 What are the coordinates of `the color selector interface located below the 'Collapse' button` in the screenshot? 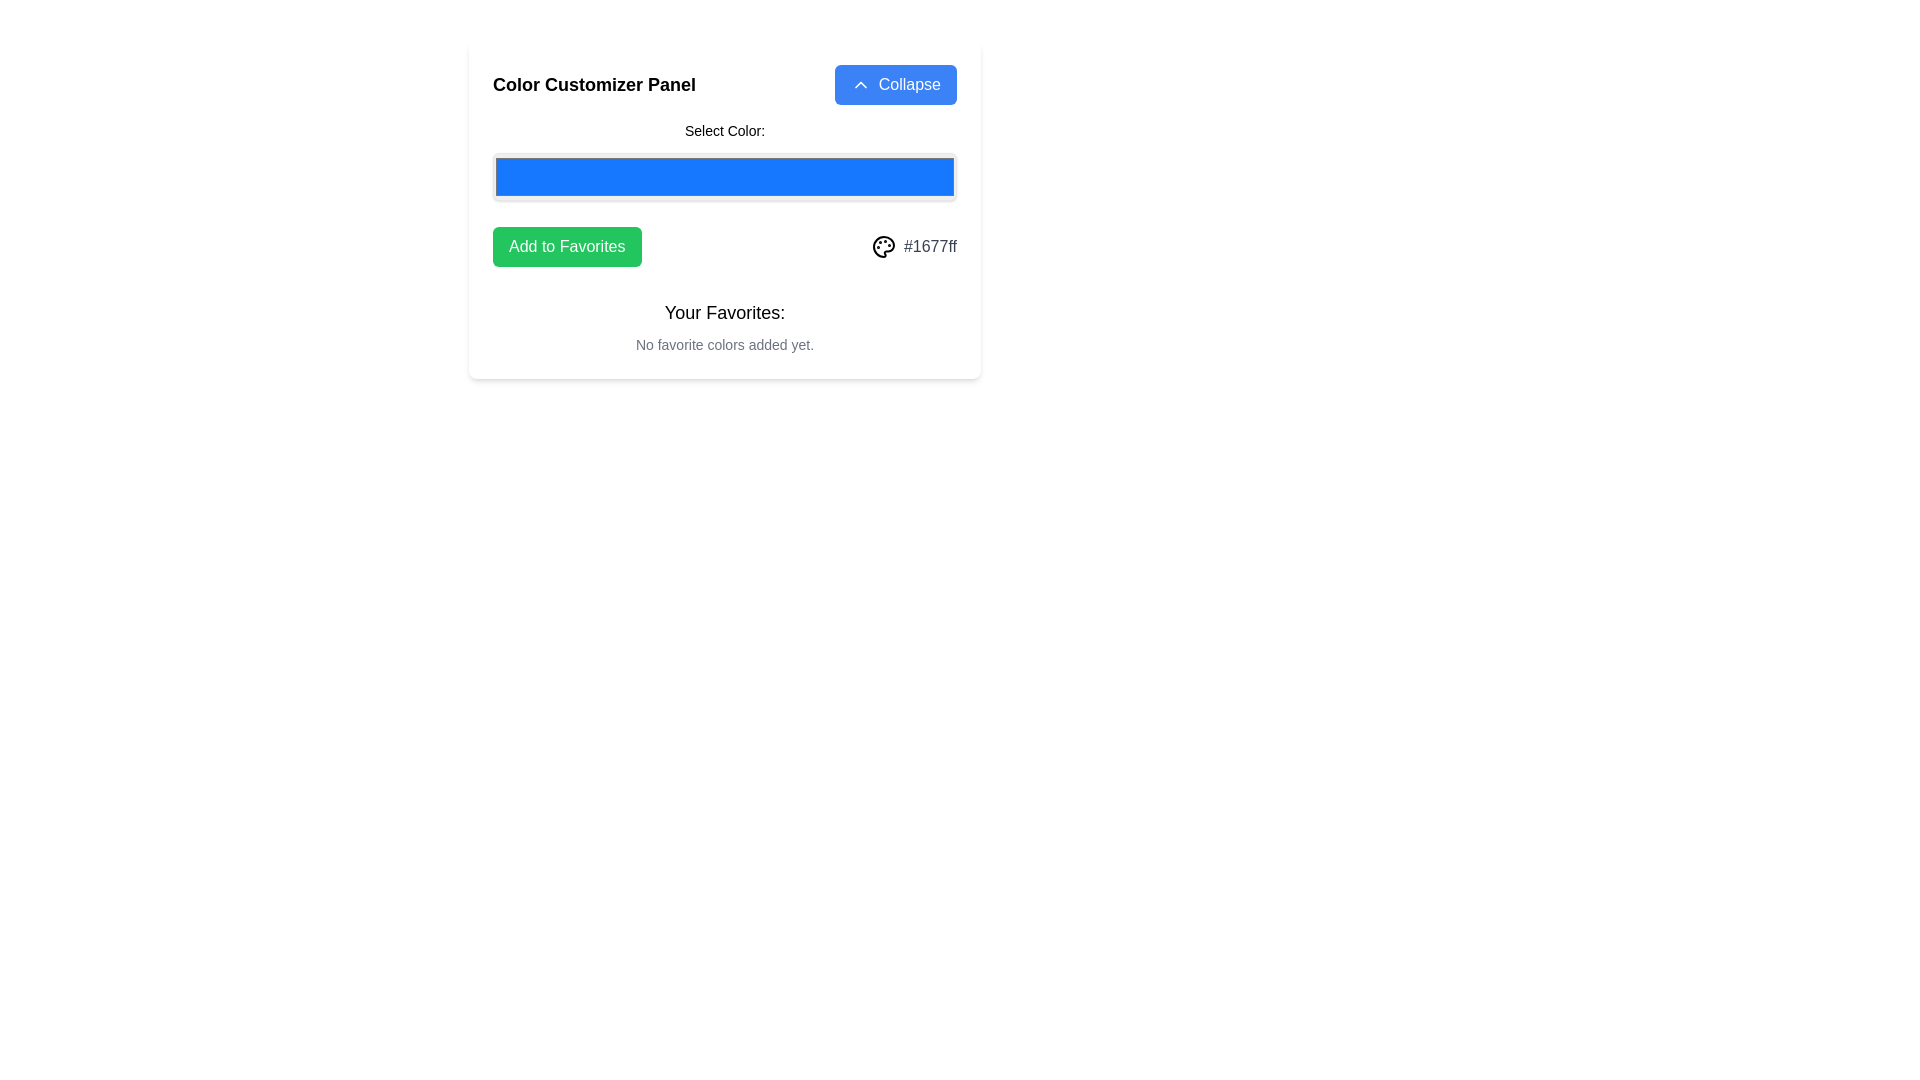 It's located at (723, 161).